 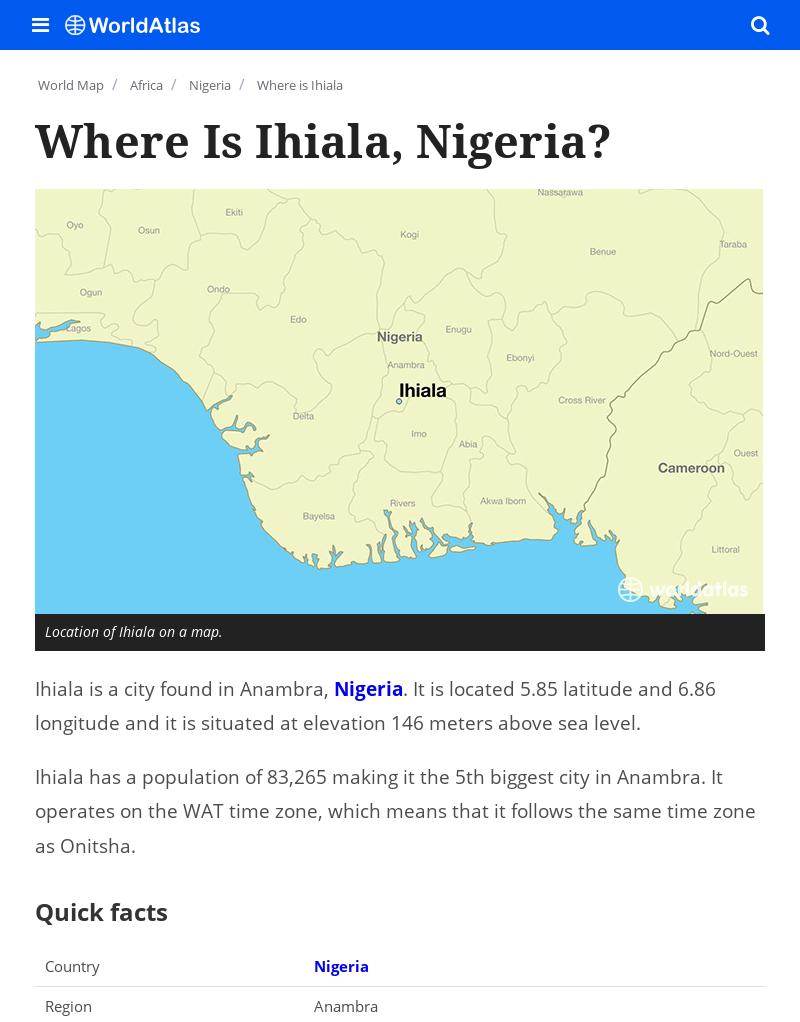 I want to click on 'Quick facts', so click(x=100, y=909).